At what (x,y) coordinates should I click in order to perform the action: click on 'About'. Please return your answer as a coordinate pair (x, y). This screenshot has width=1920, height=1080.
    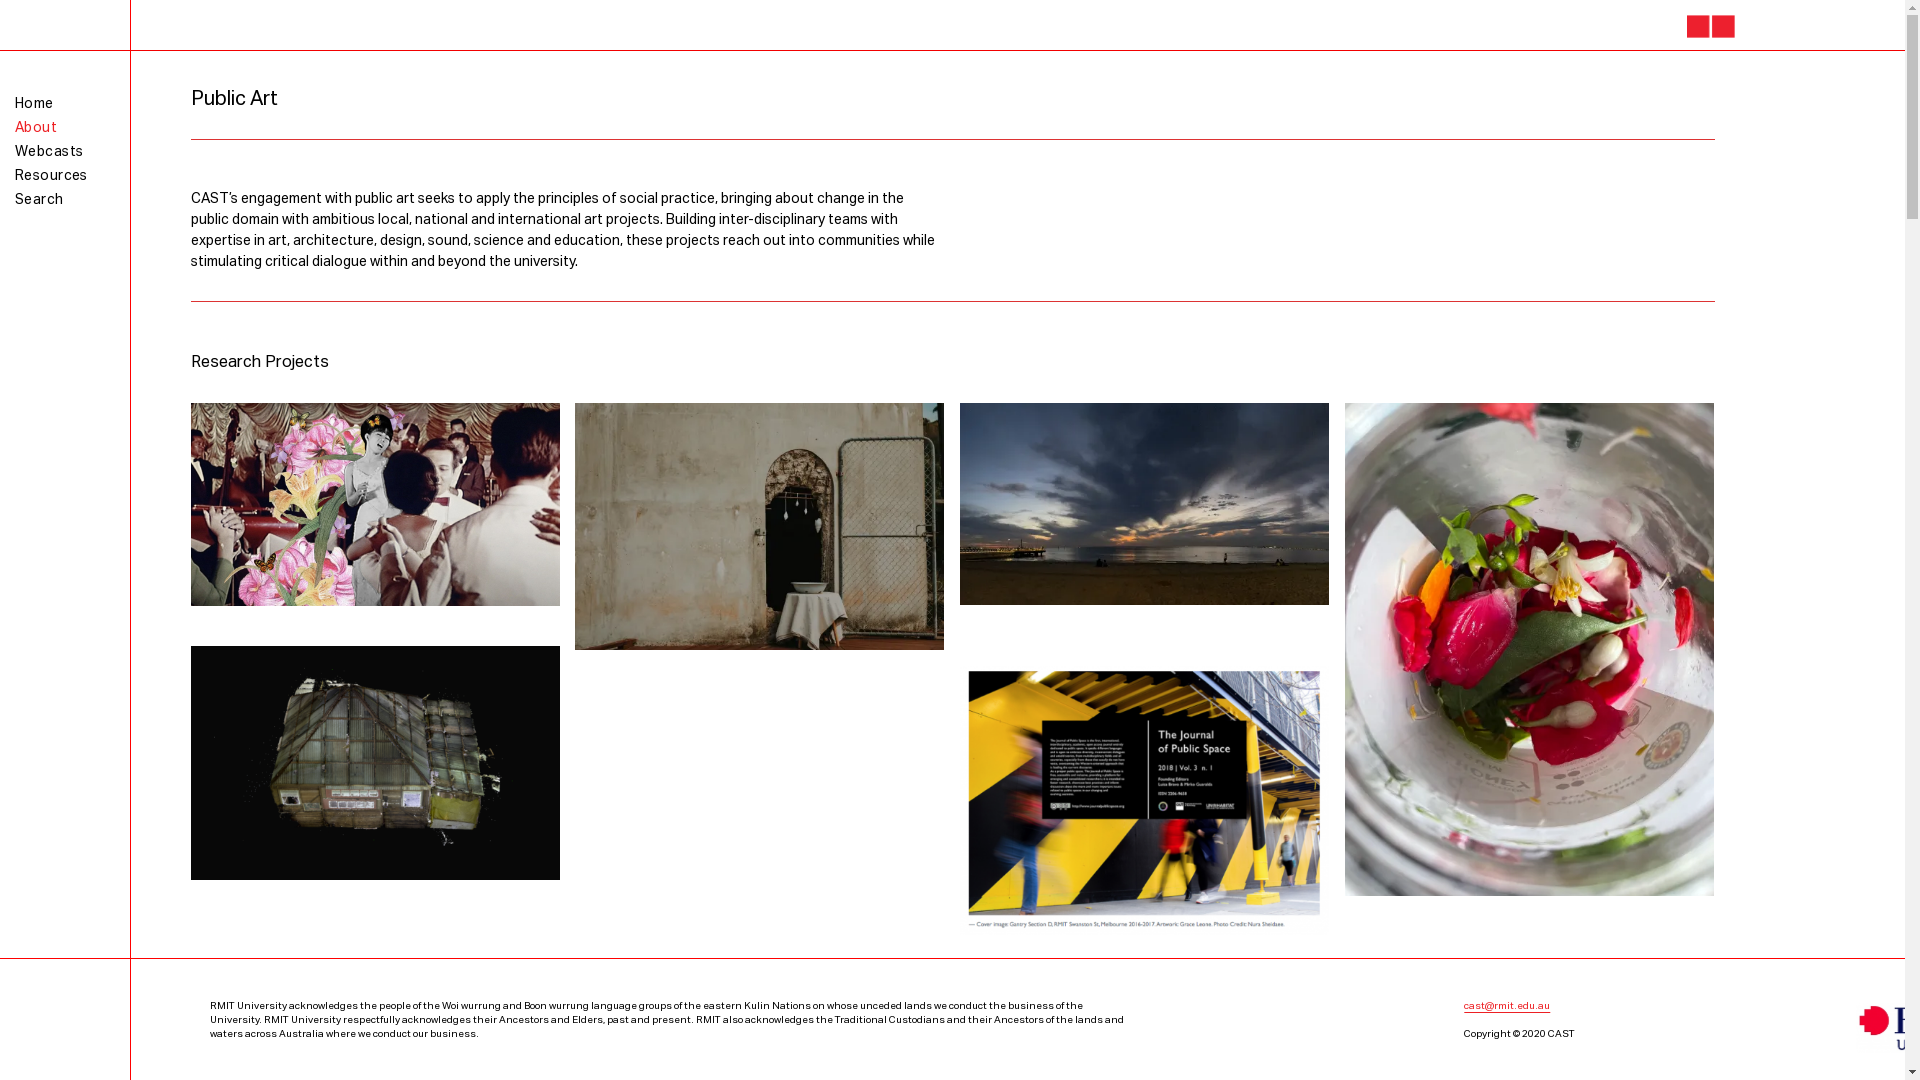
    Looking at the image, I should click on (35, 127).